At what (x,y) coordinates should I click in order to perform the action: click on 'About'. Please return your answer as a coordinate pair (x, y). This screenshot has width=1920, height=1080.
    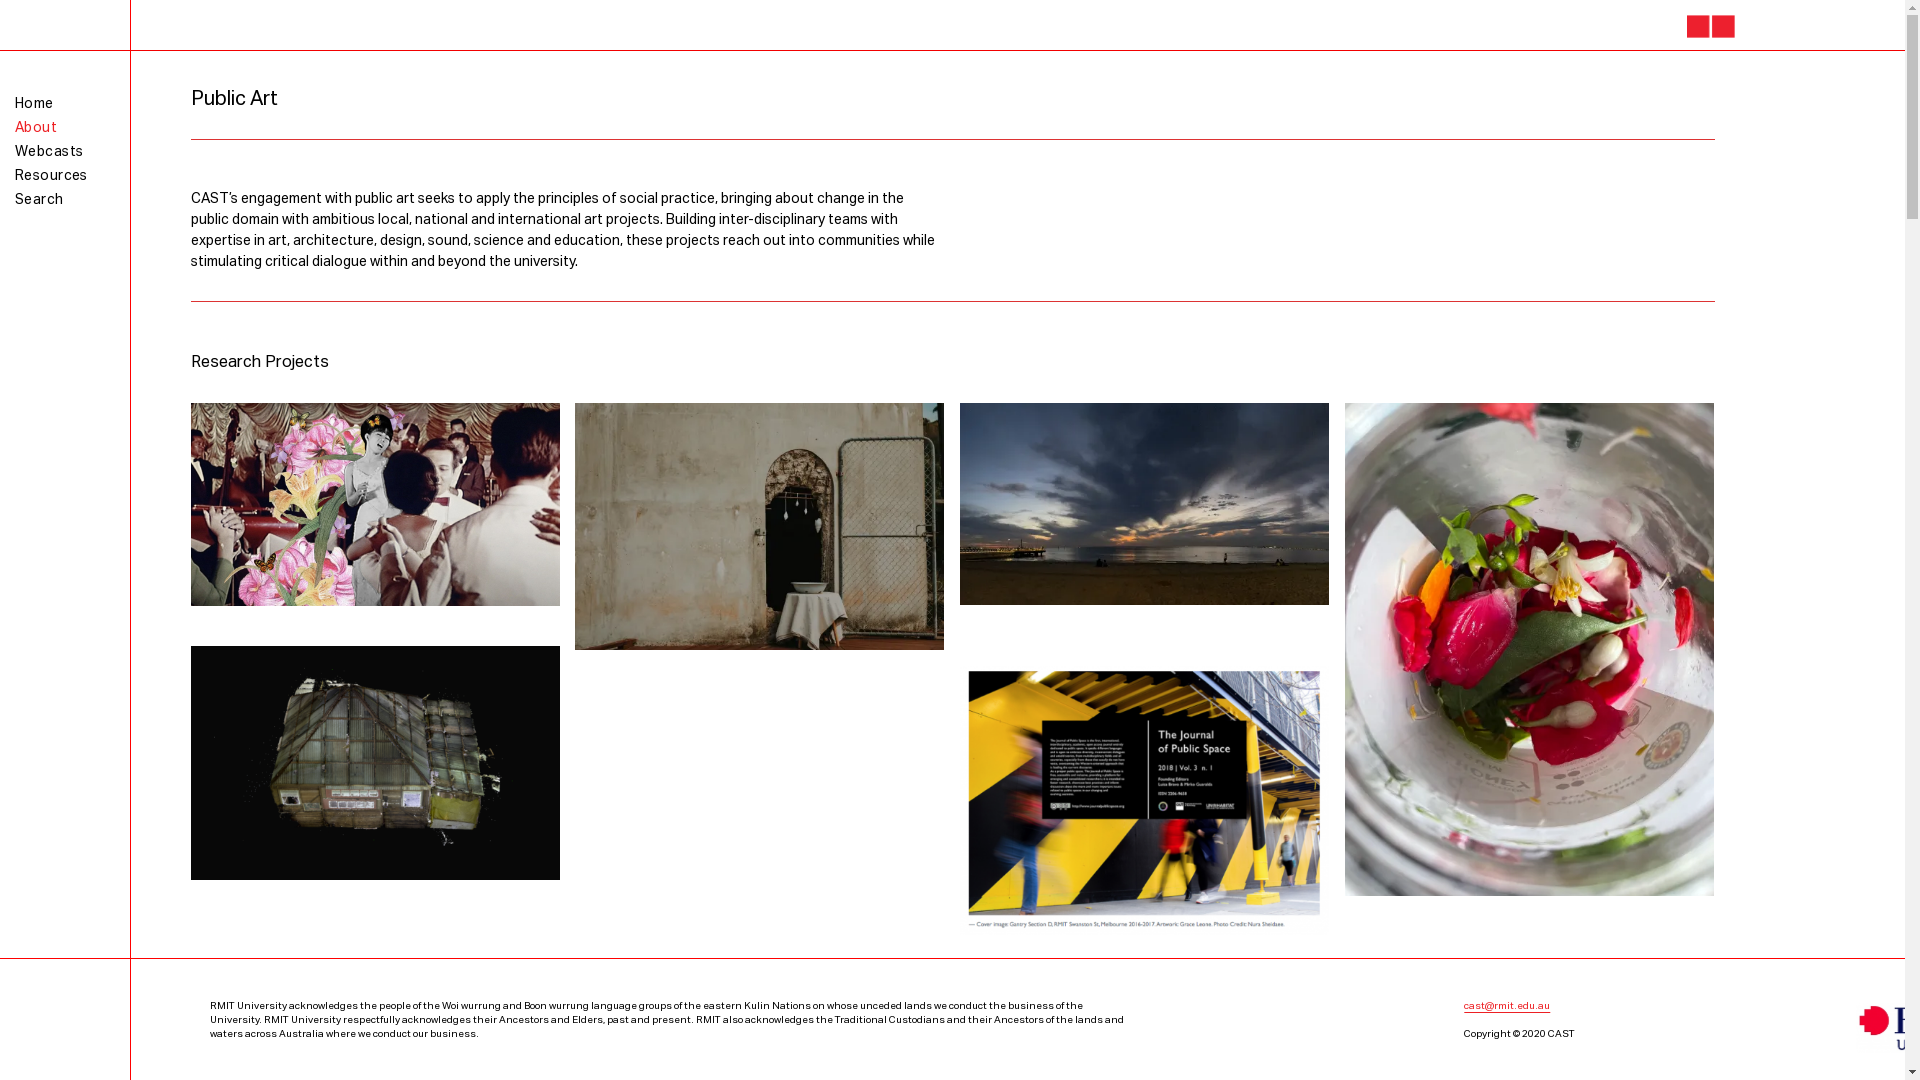
    Looking at the image, I should click on (35, 127).